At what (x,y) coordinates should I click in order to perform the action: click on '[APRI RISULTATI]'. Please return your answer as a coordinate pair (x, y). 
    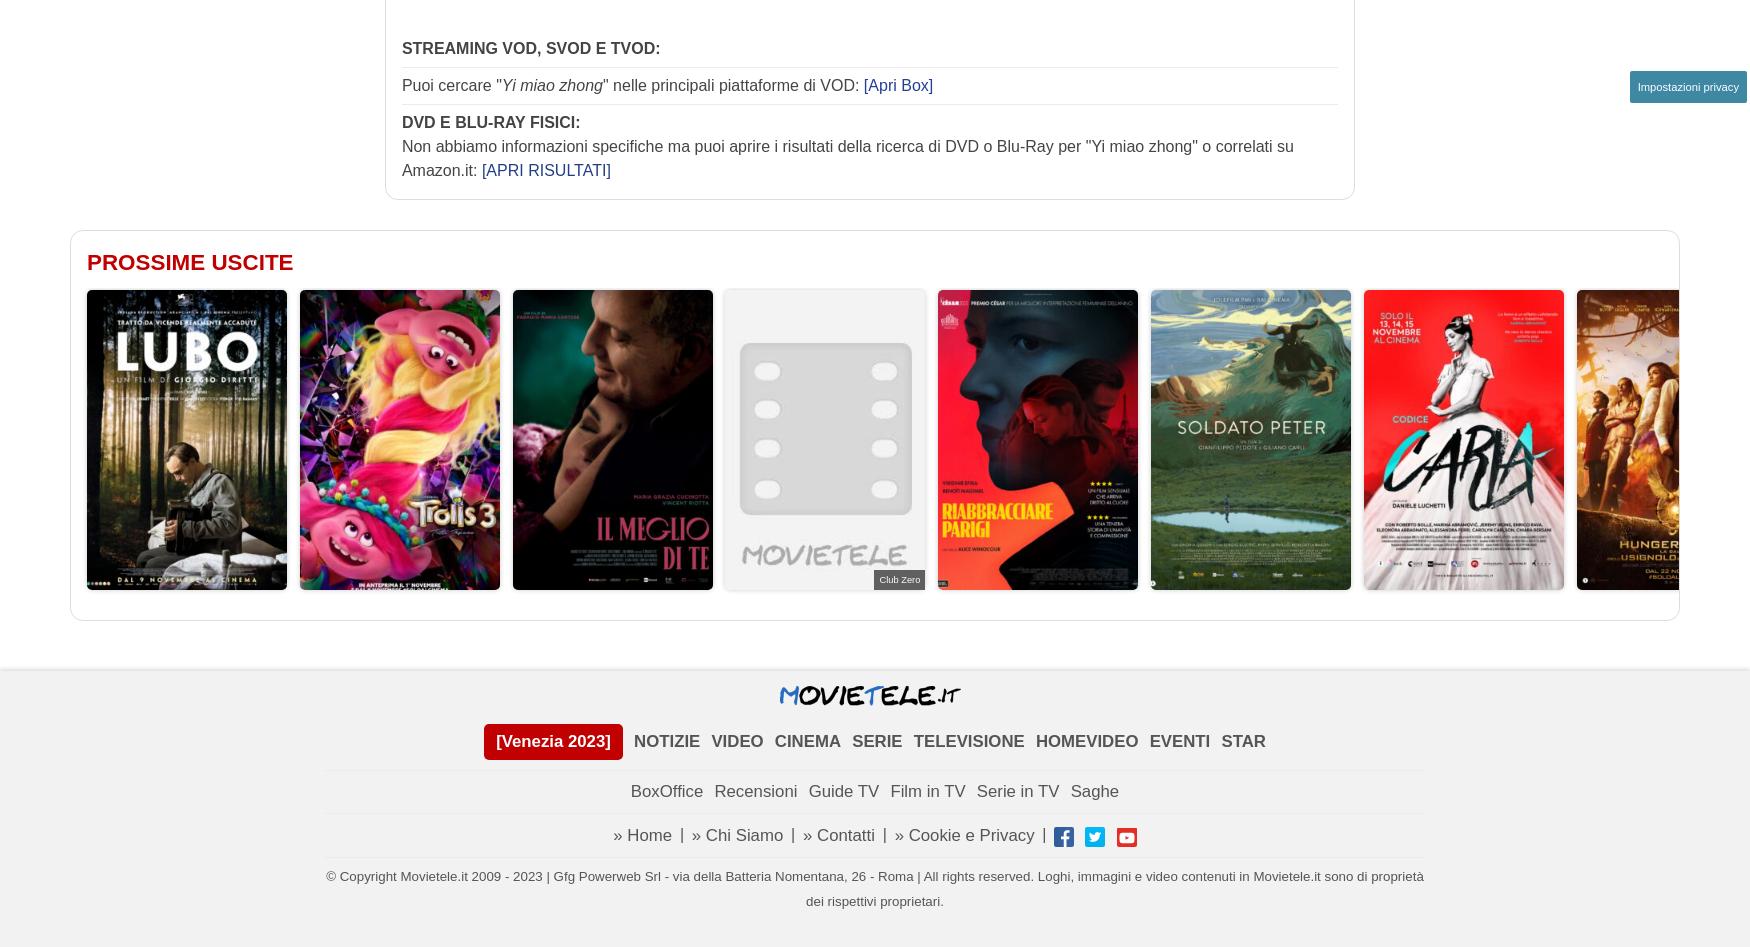
    Looking at the image, I should click on (544, 168).